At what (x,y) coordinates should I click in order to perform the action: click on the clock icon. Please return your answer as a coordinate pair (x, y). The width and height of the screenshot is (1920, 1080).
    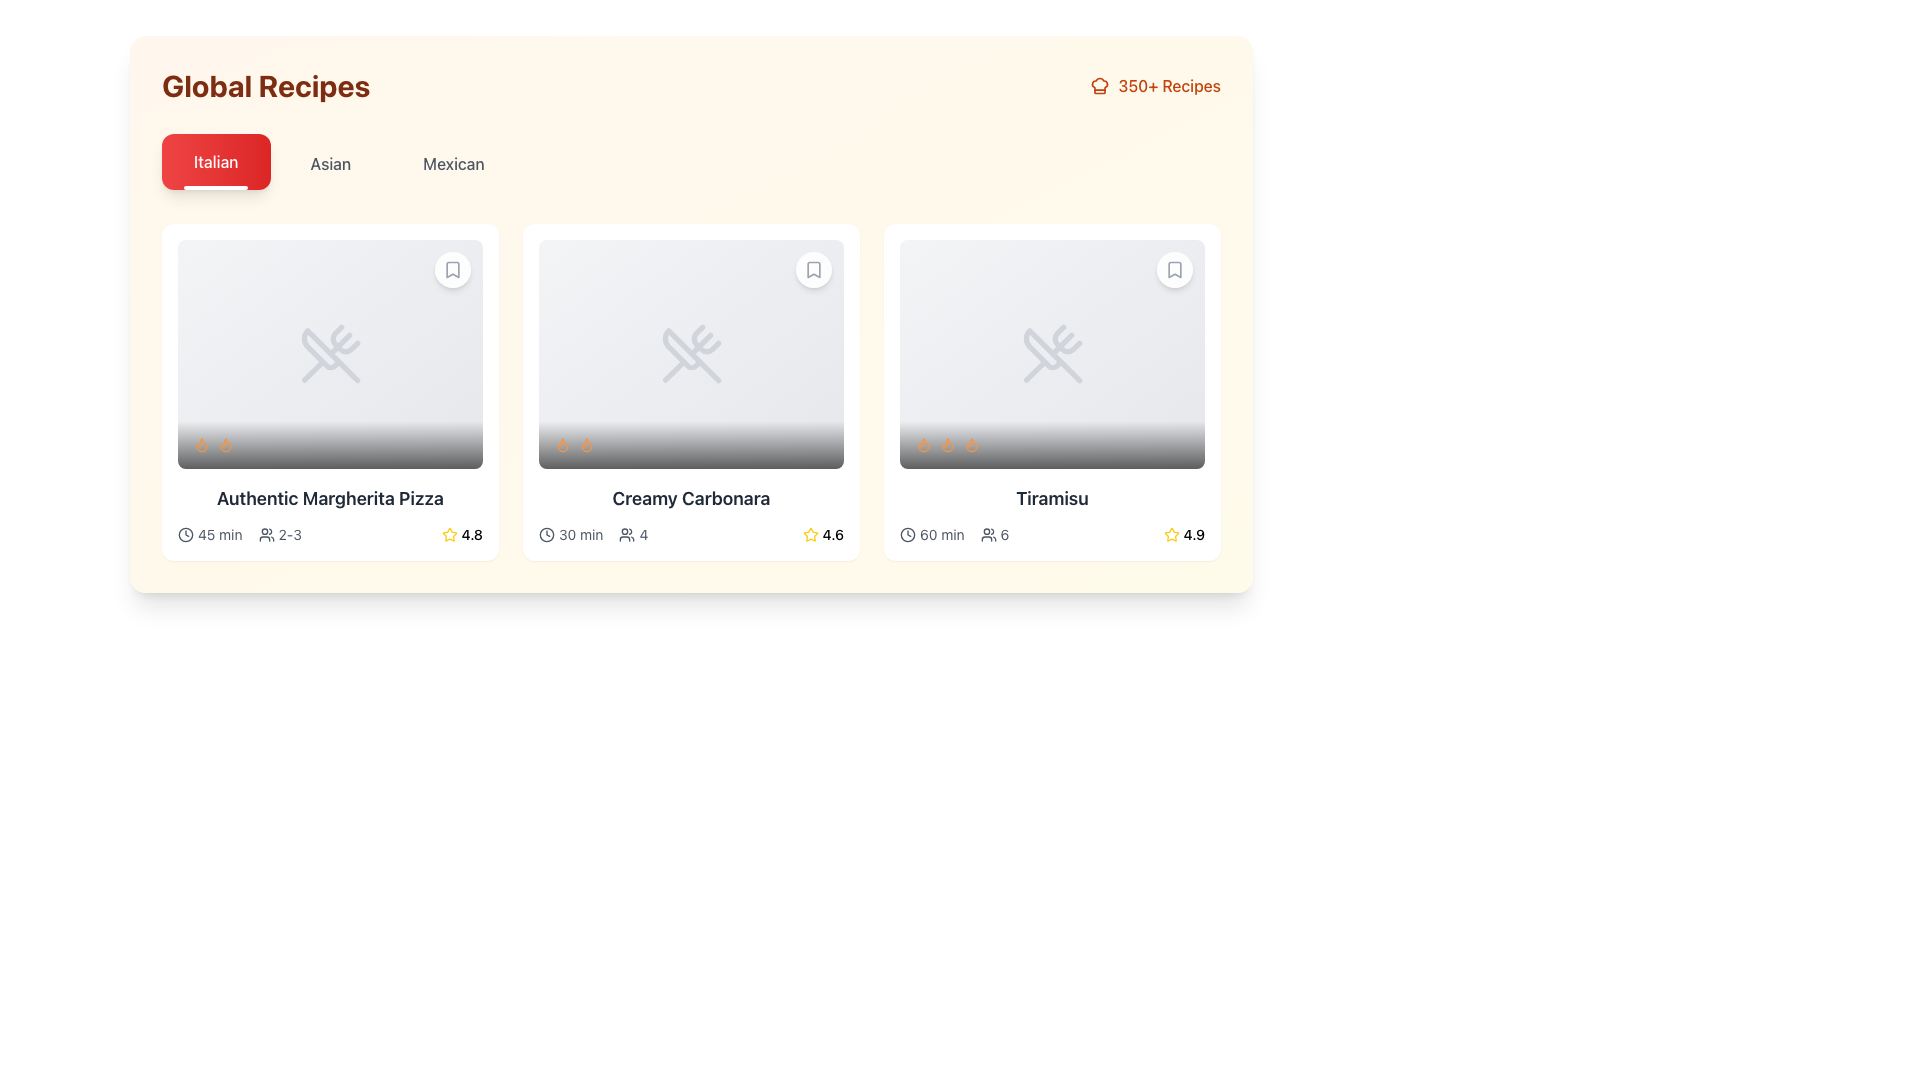
    Looking at the image, I should click on (906, 532).